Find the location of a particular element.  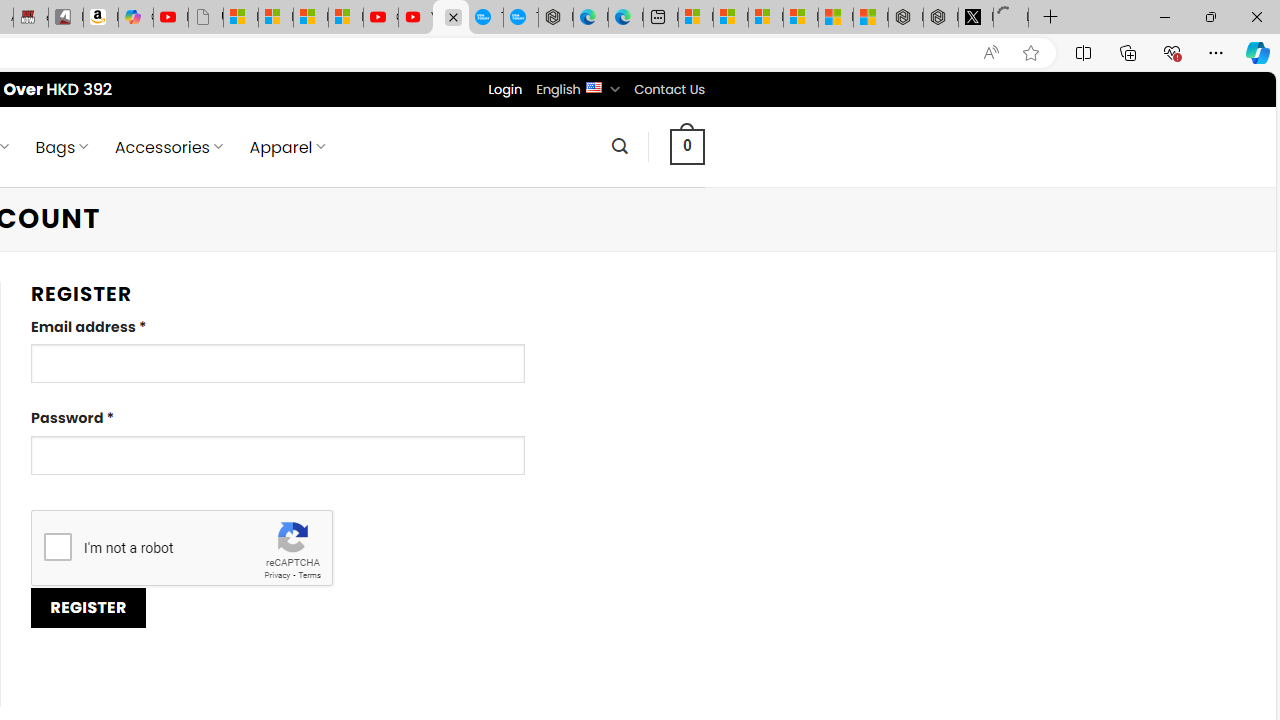

'English' is located at coordinates (592, 85).